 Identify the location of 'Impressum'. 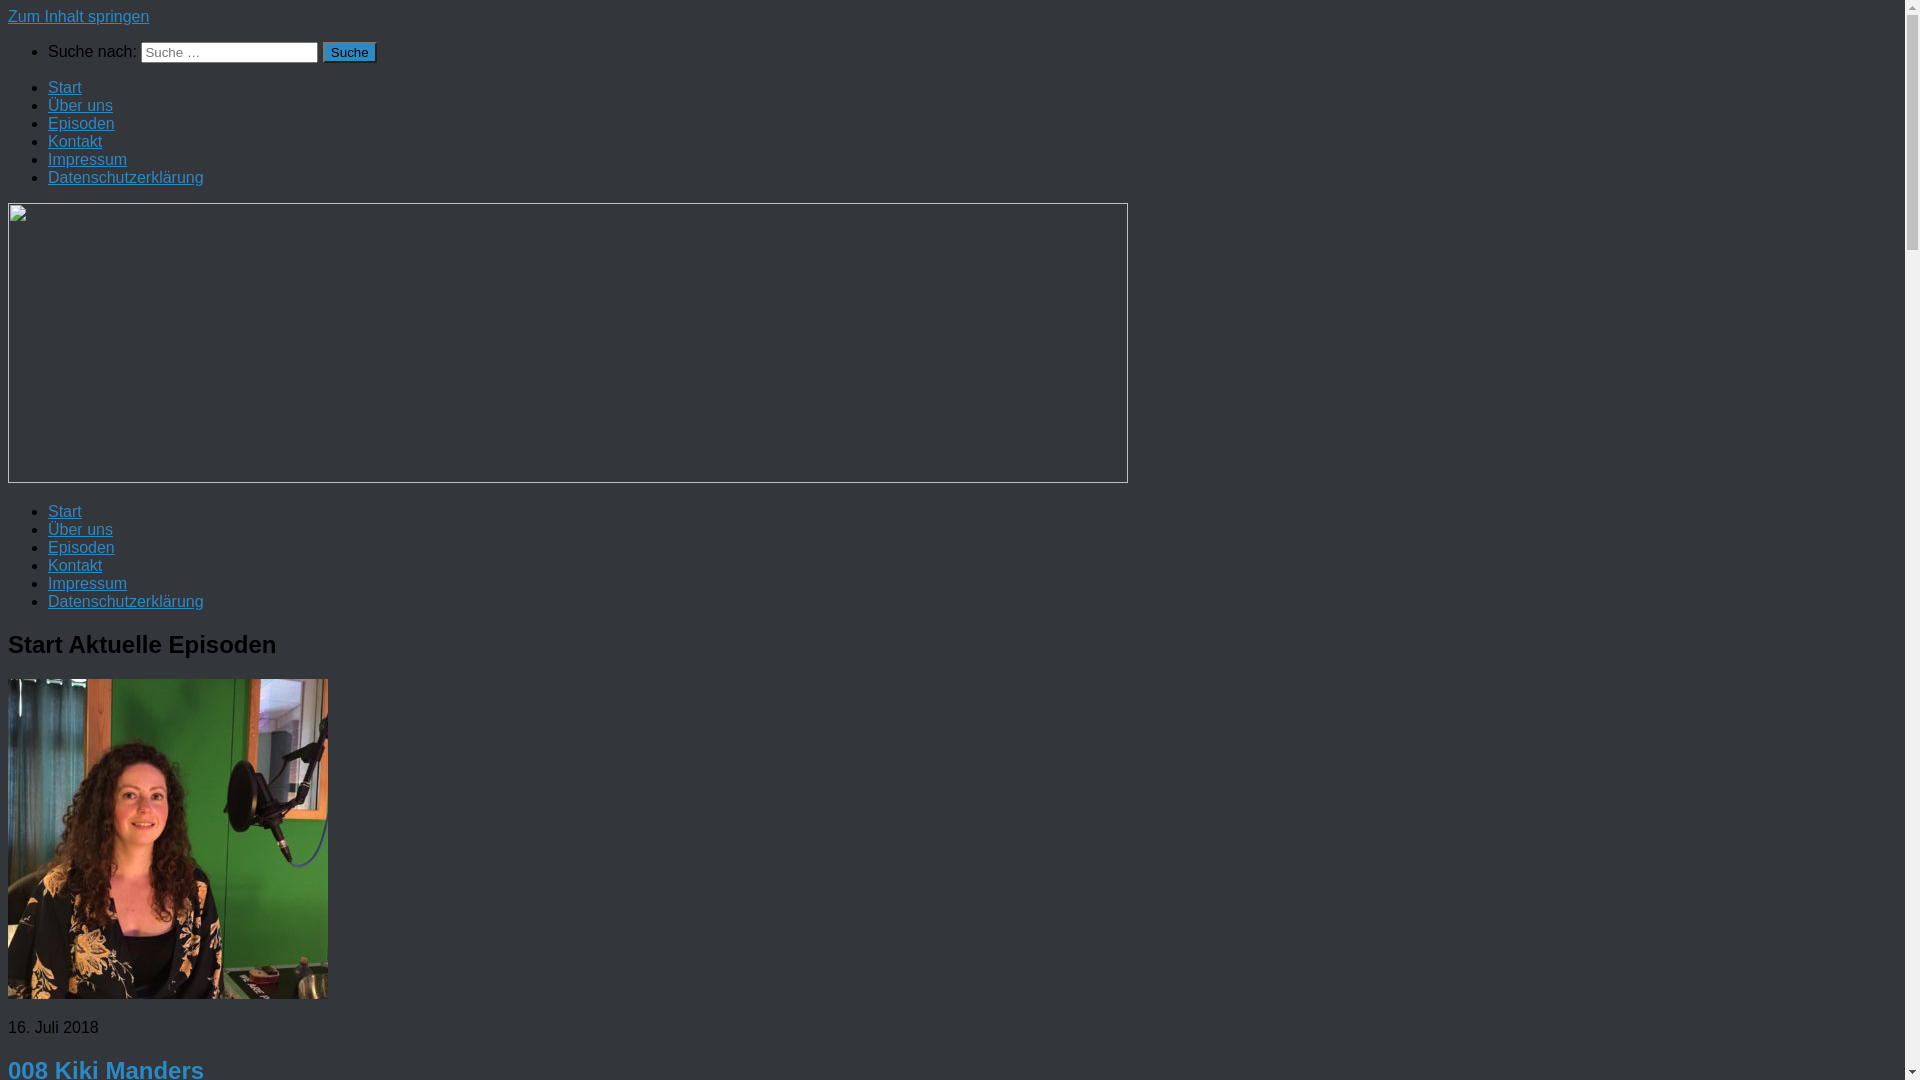
(86, 158).